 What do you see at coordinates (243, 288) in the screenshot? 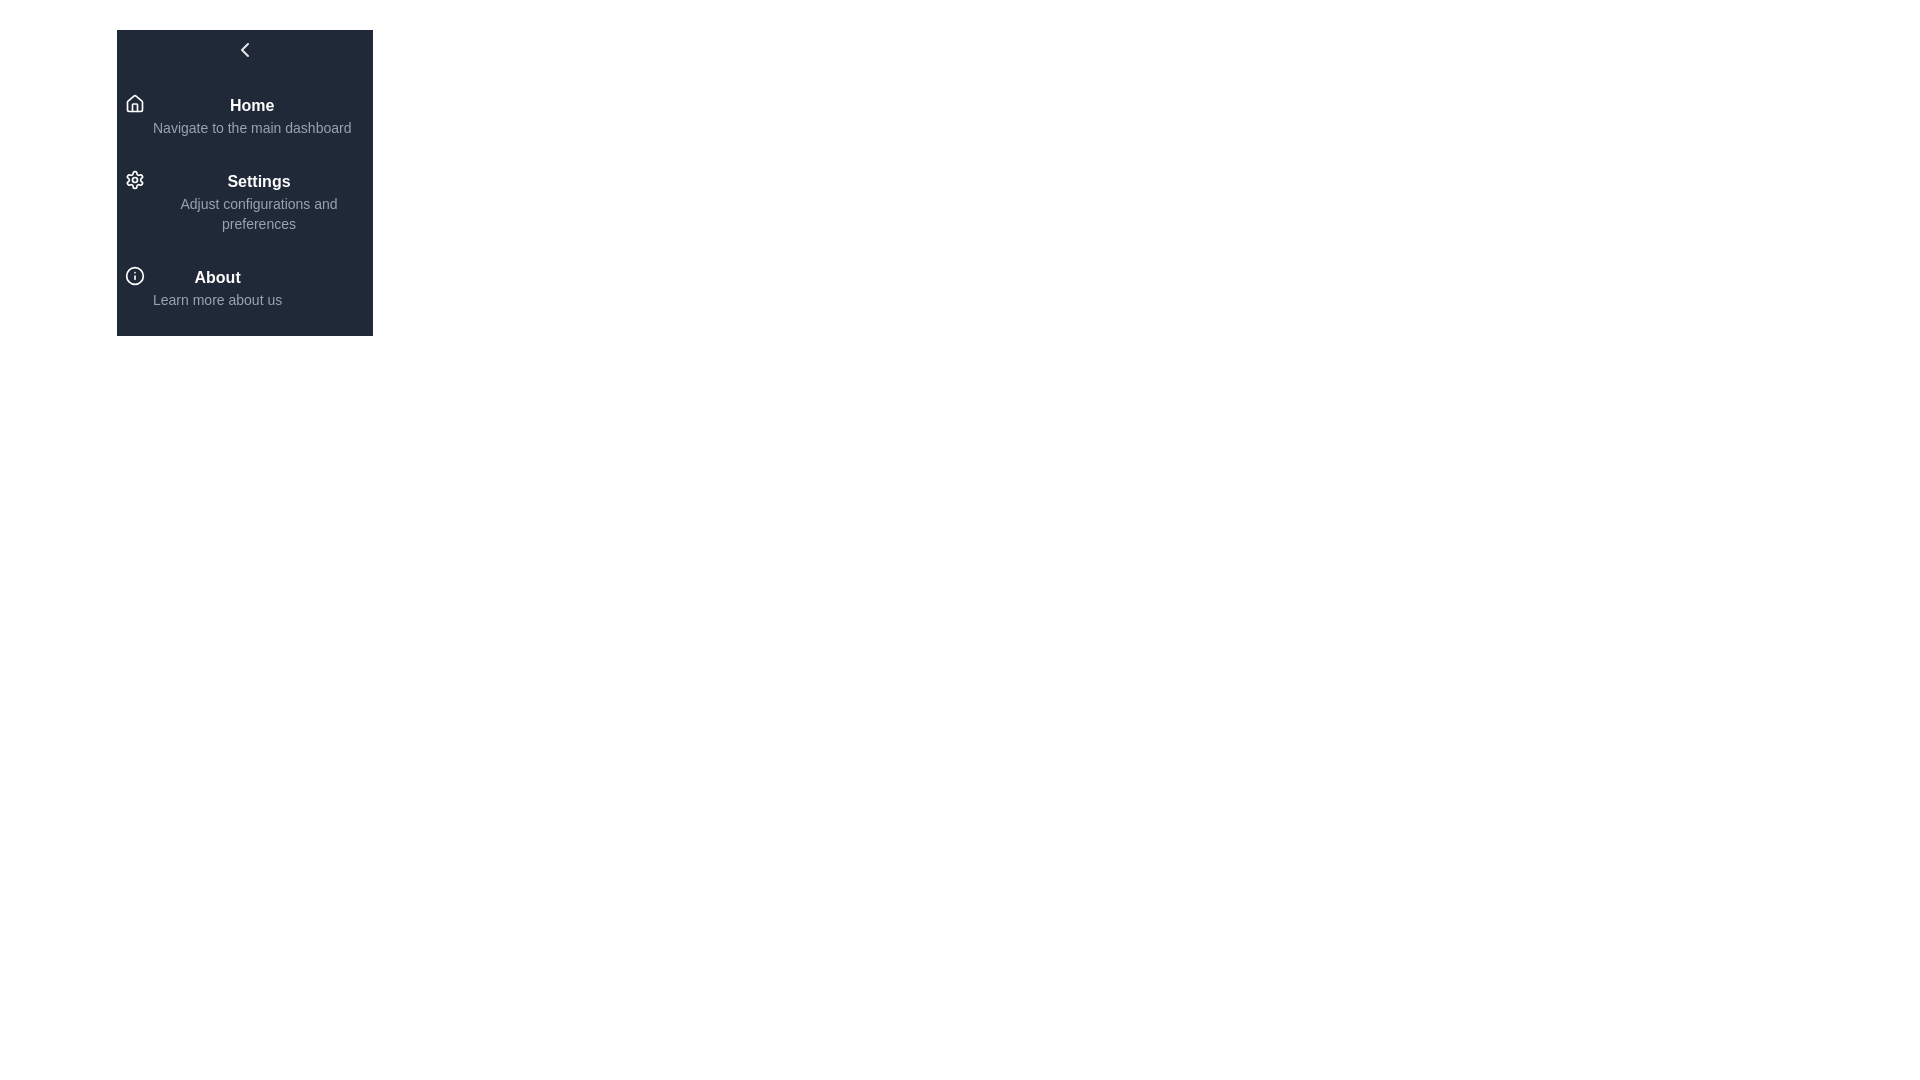
I see `the menu item About to highlight it` at bounding box center [243, 288].